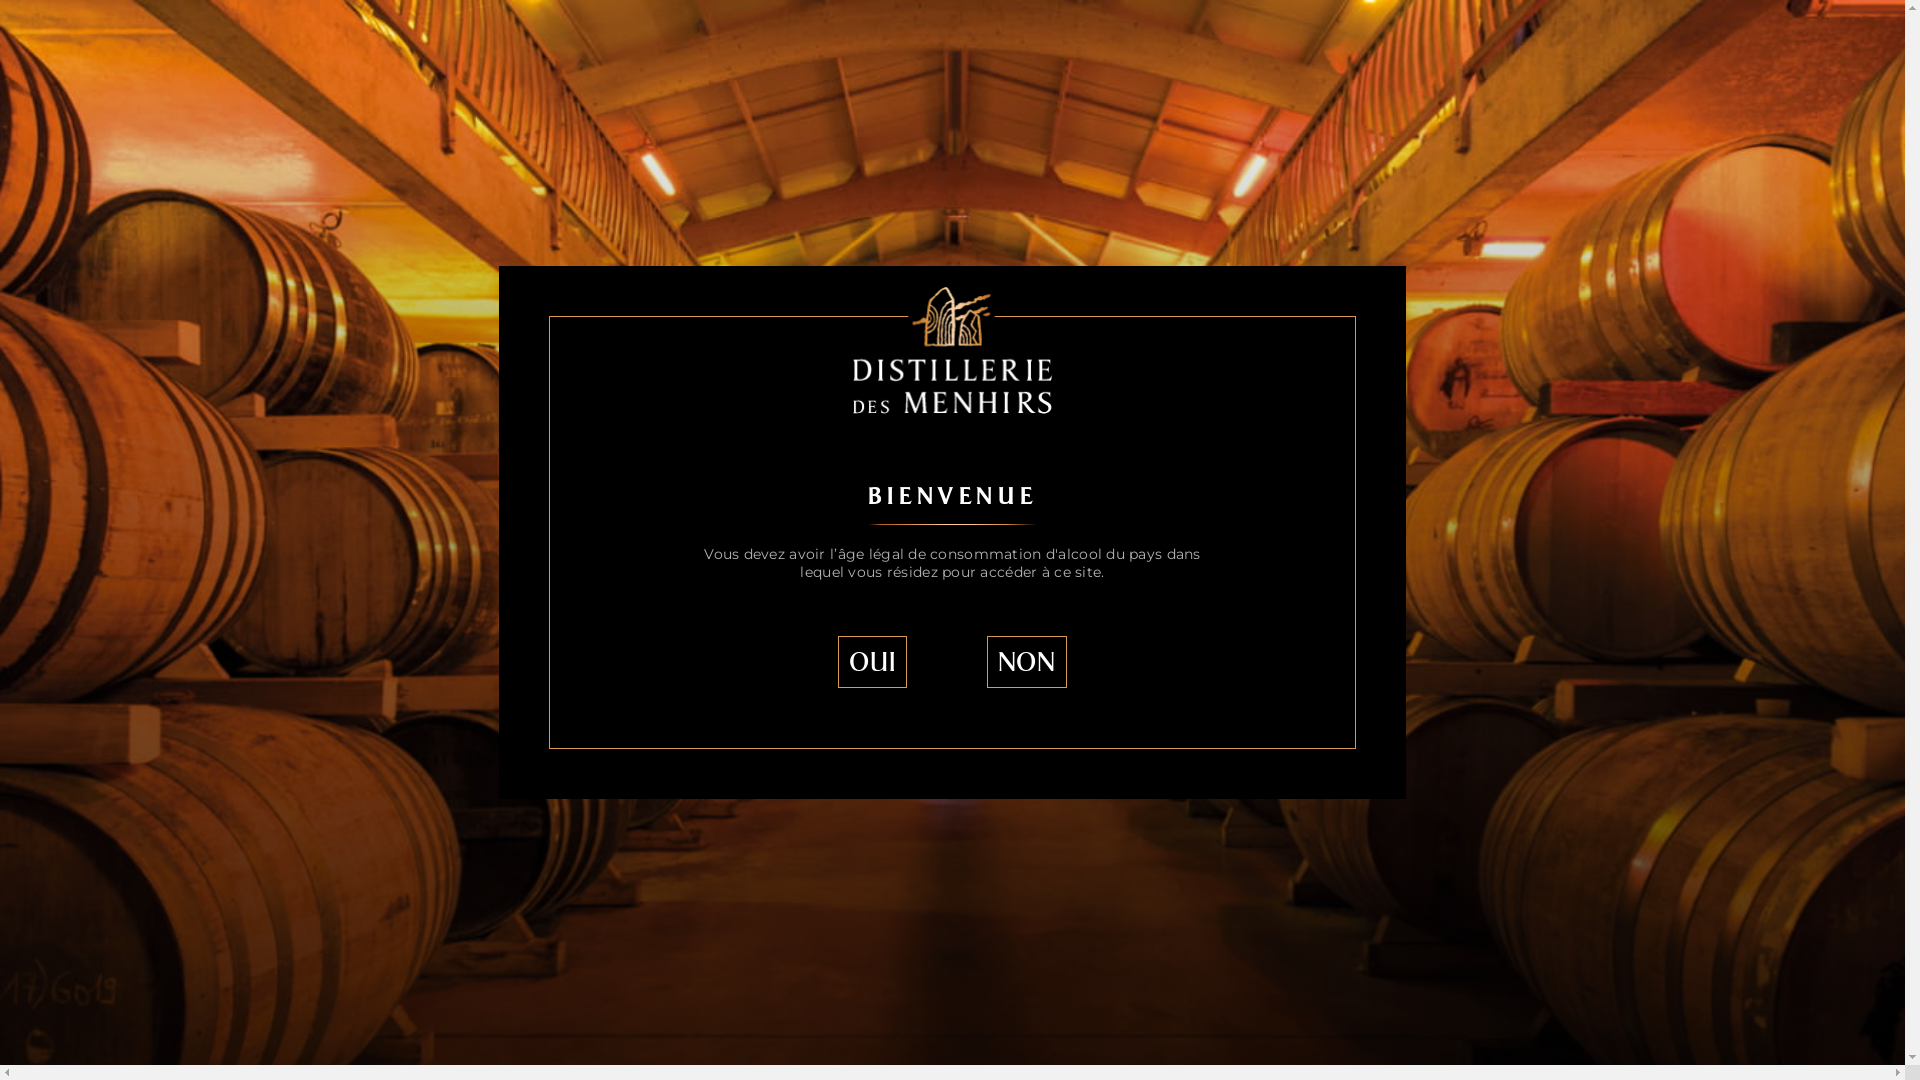  What do you see at coordinates (988, 45) in the screenshot?
I see `'POMMEAUX & LAMBIGS'` at bounding box center [988, 45].